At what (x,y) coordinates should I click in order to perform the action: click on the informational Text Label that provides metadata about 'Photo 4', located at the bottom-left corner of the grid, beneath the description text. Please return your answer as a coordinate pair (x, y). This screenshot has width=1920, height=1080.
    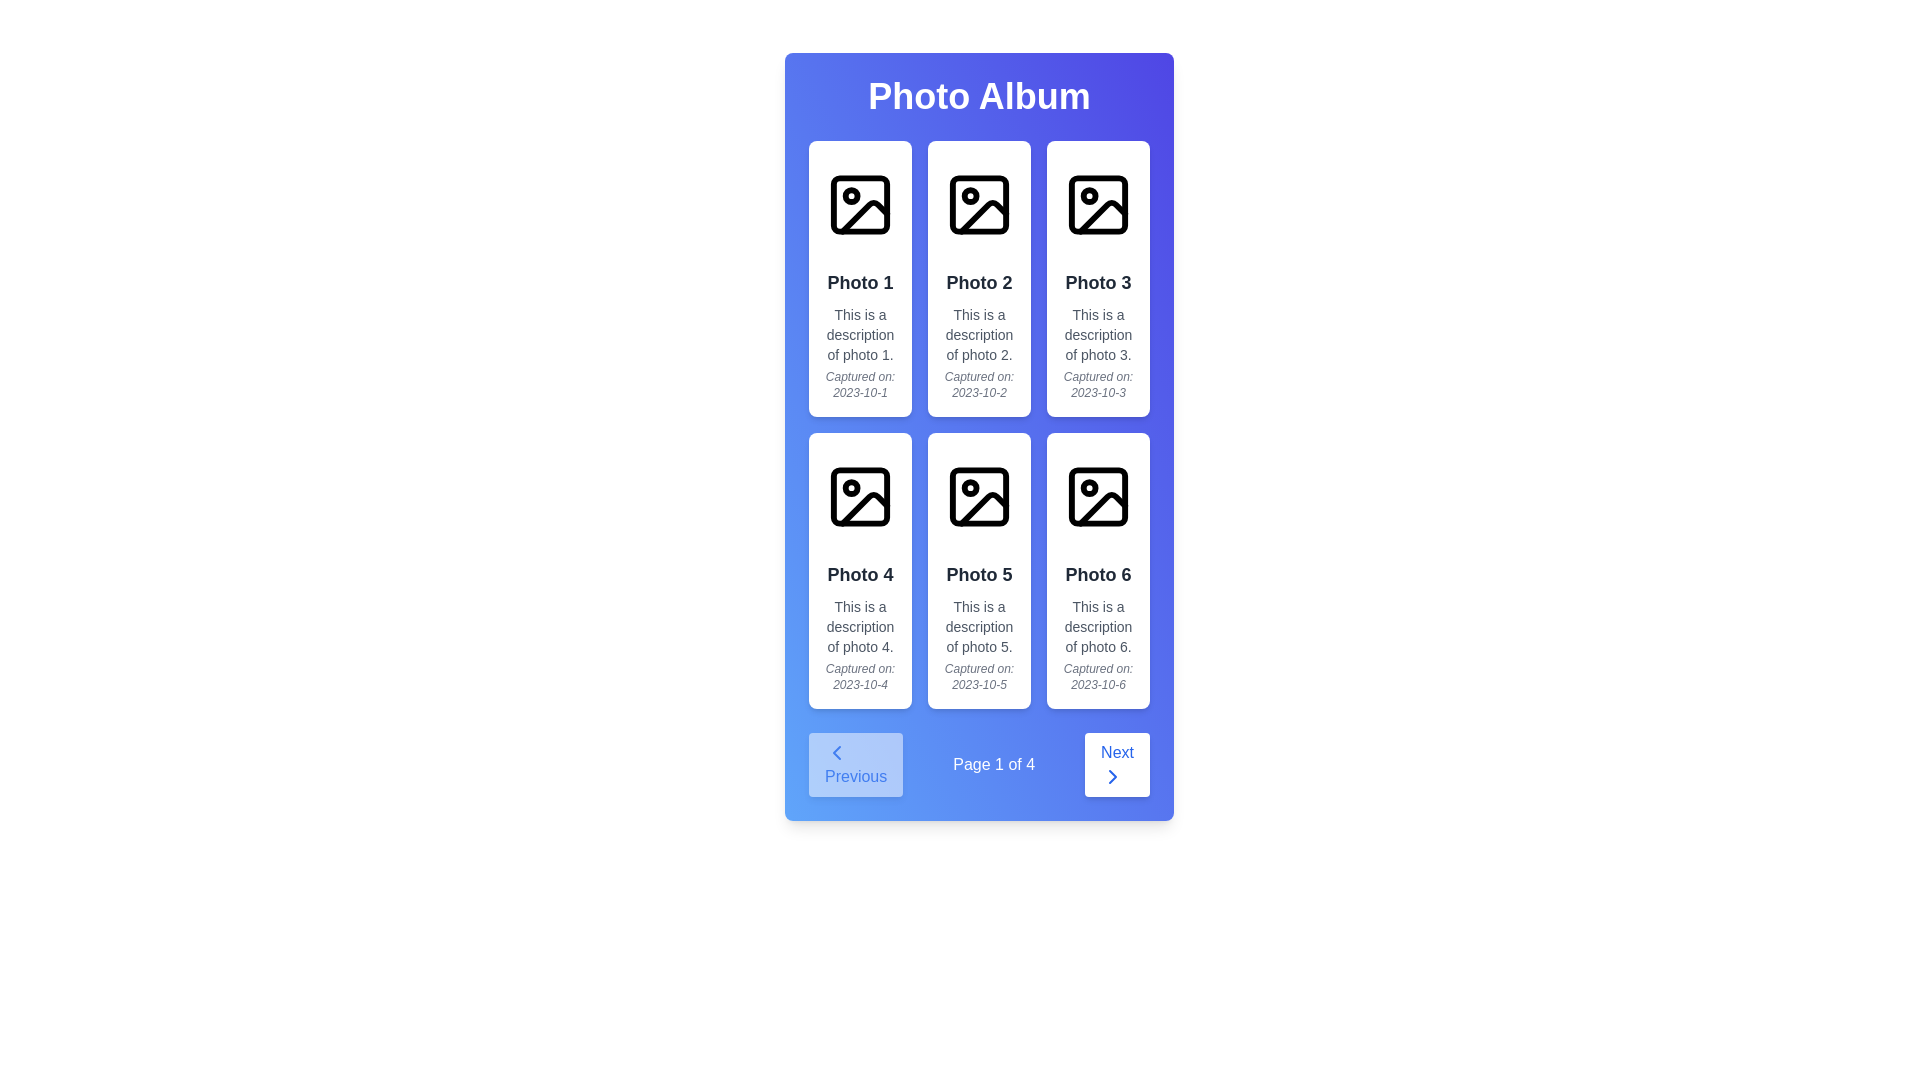
    Looking at the image, I should click on (860, 676).